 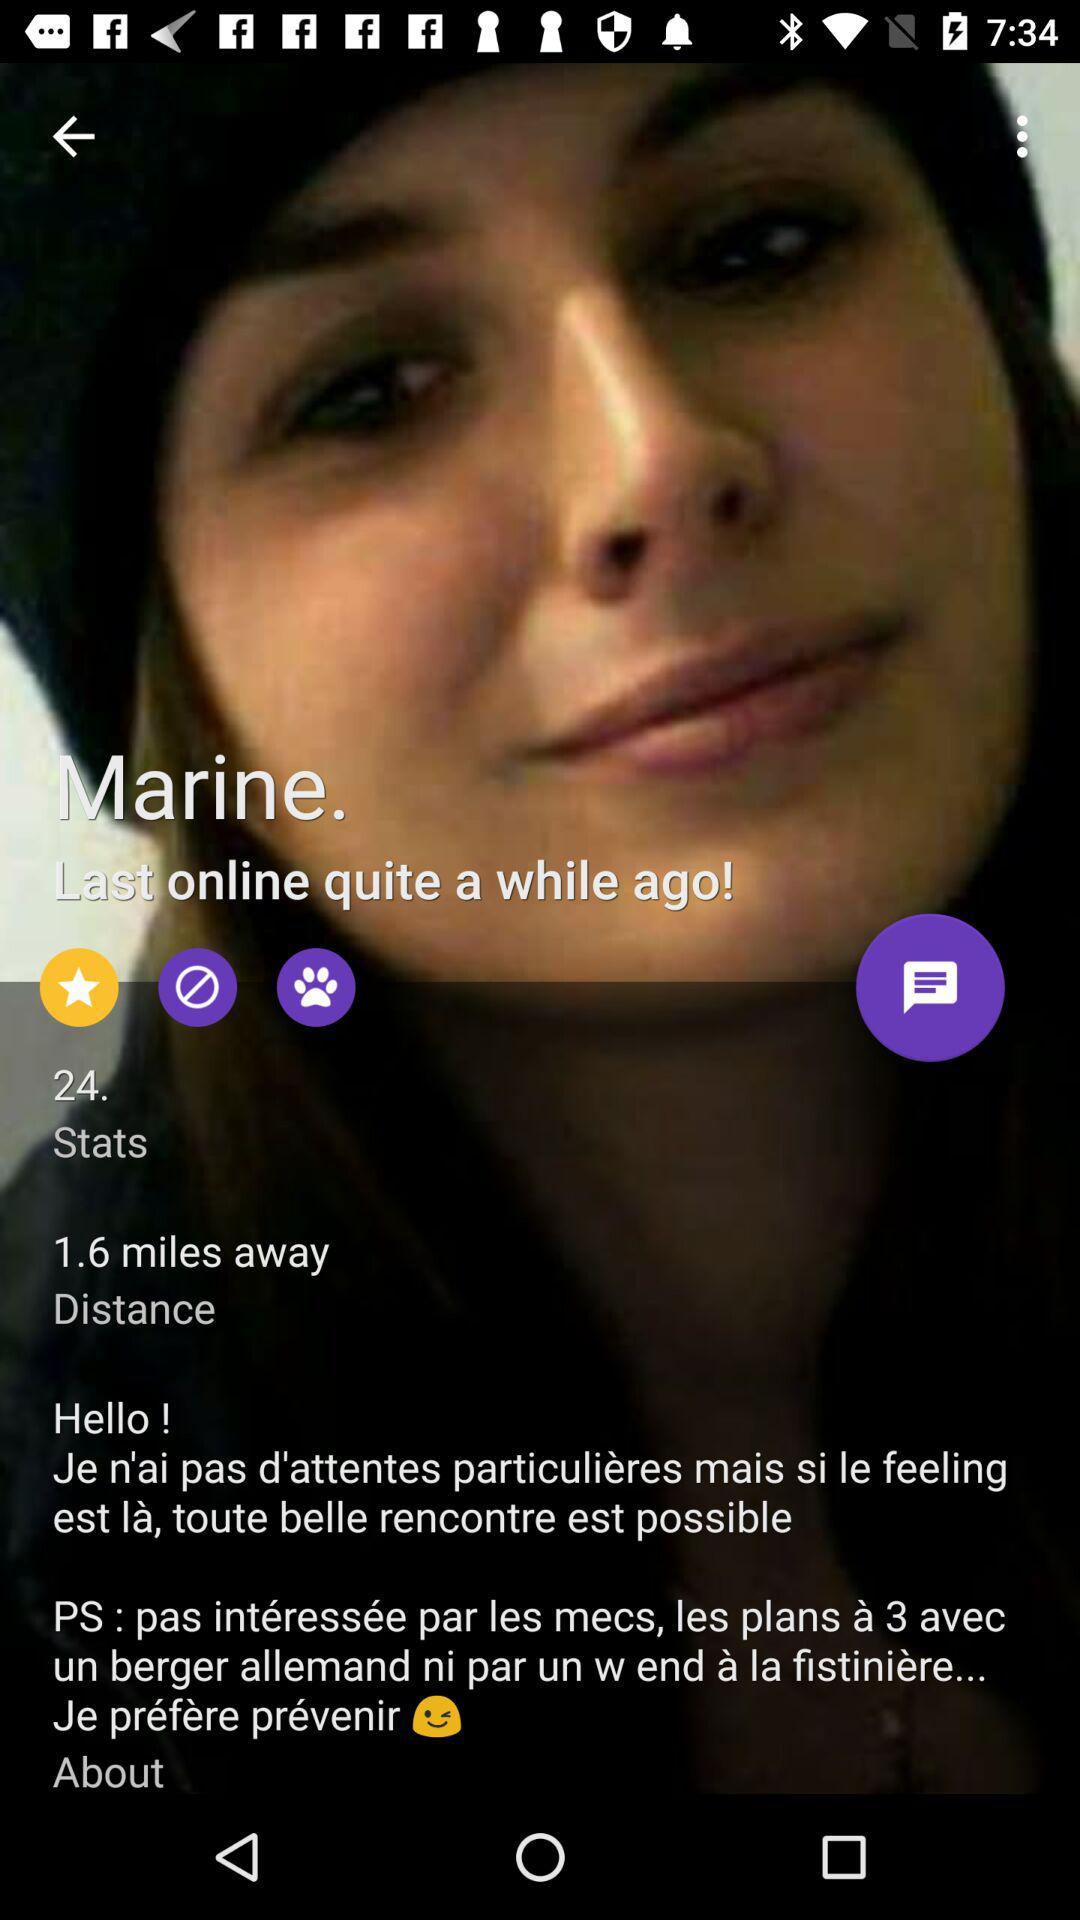 I want to click on the star icon, so click(x=78, y=987).